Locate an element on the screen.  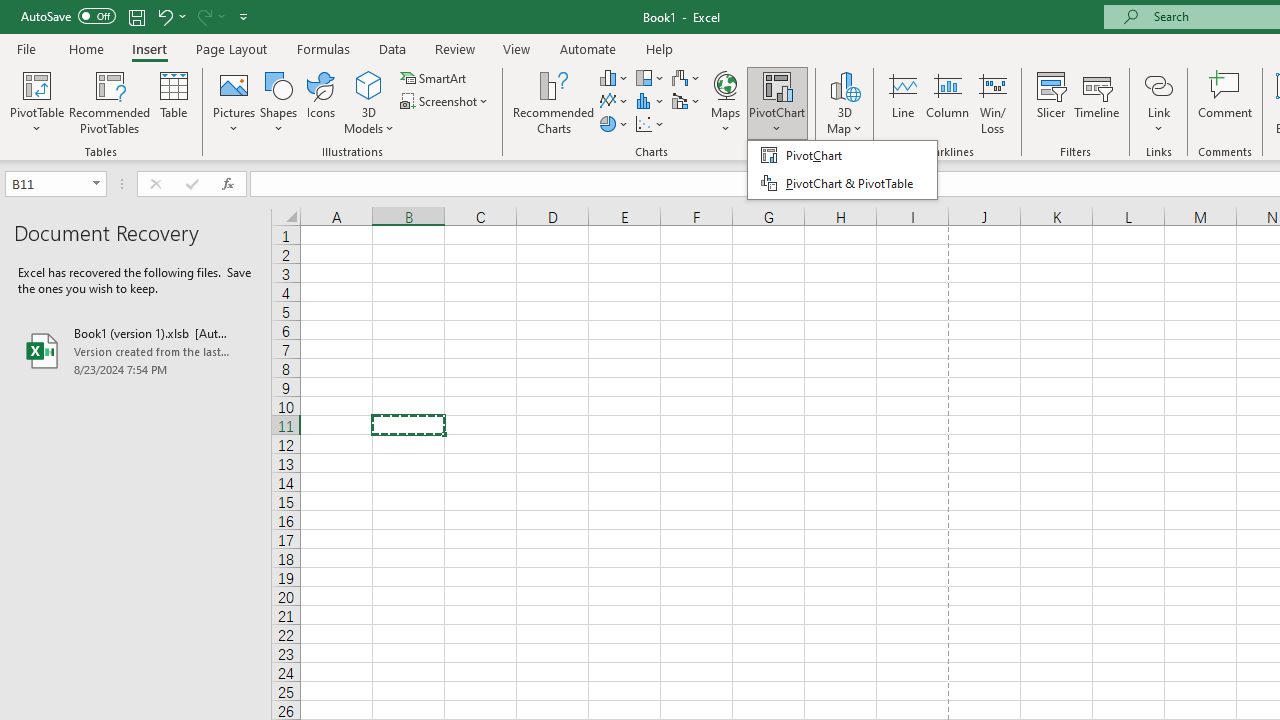
'Help' is located at coordinates (660, 48).